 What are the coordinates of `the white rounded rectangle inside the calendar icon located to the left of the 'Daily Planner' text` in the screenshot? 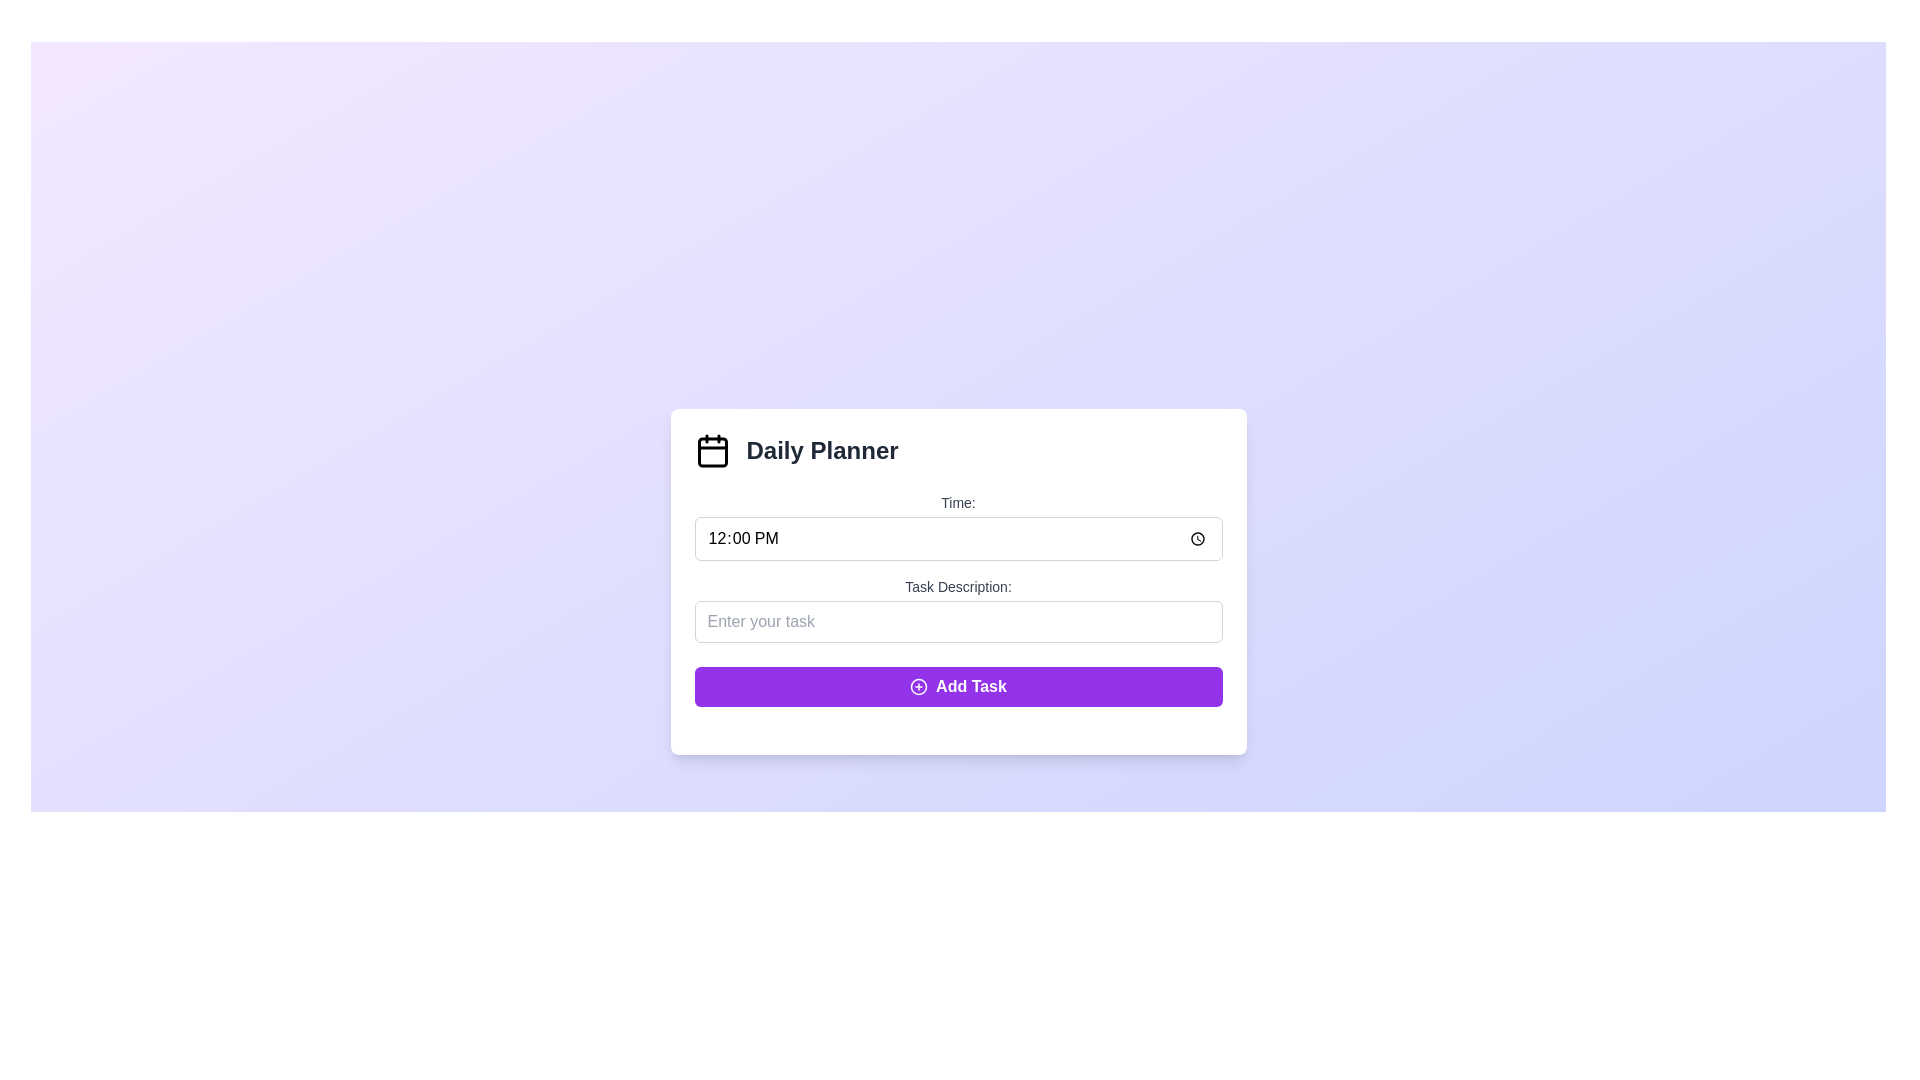 It's located at (712, 452).